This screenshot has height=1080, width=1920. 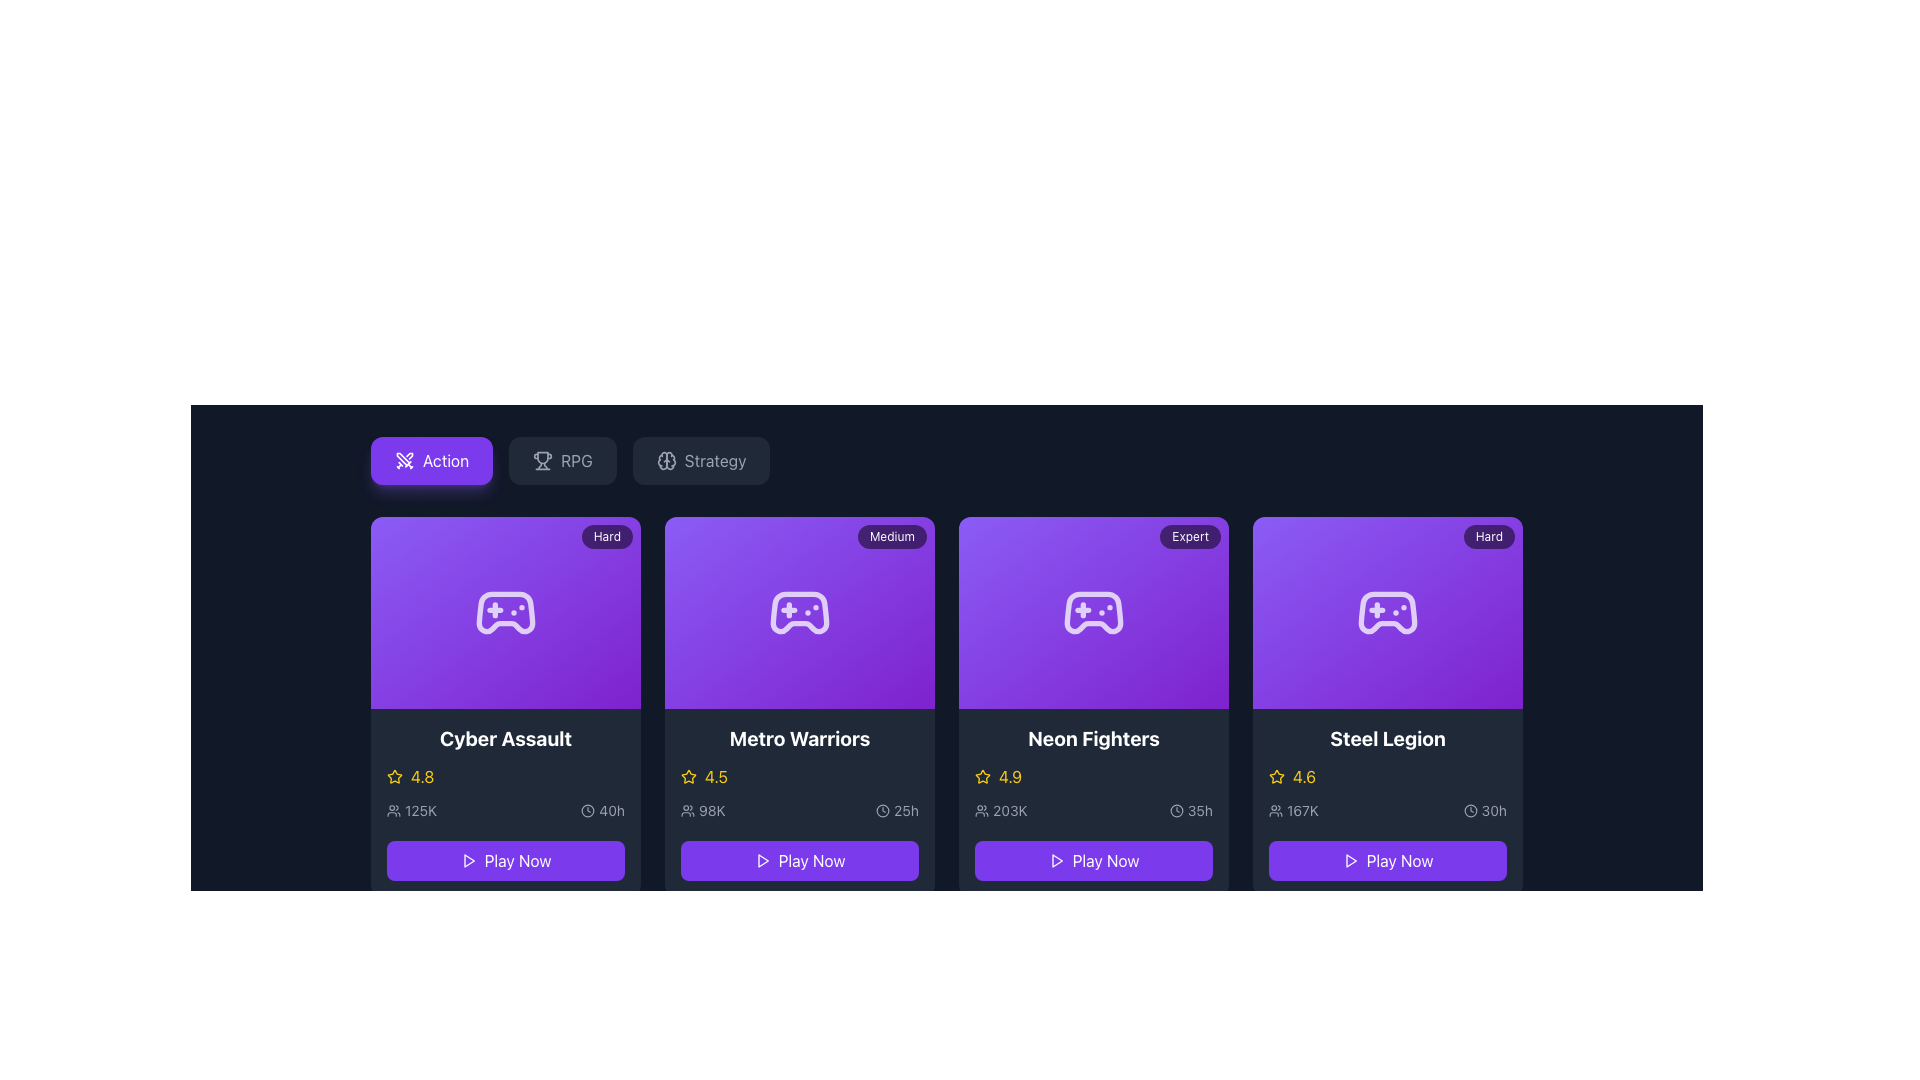 What do you see at coordinates (1093, 739) in the screenshot?
I see `title text 'Neon Fighters' from the heading element, which is styled prominently in bold, white font as the primary title within its card` at bounding box center [1093, 739].